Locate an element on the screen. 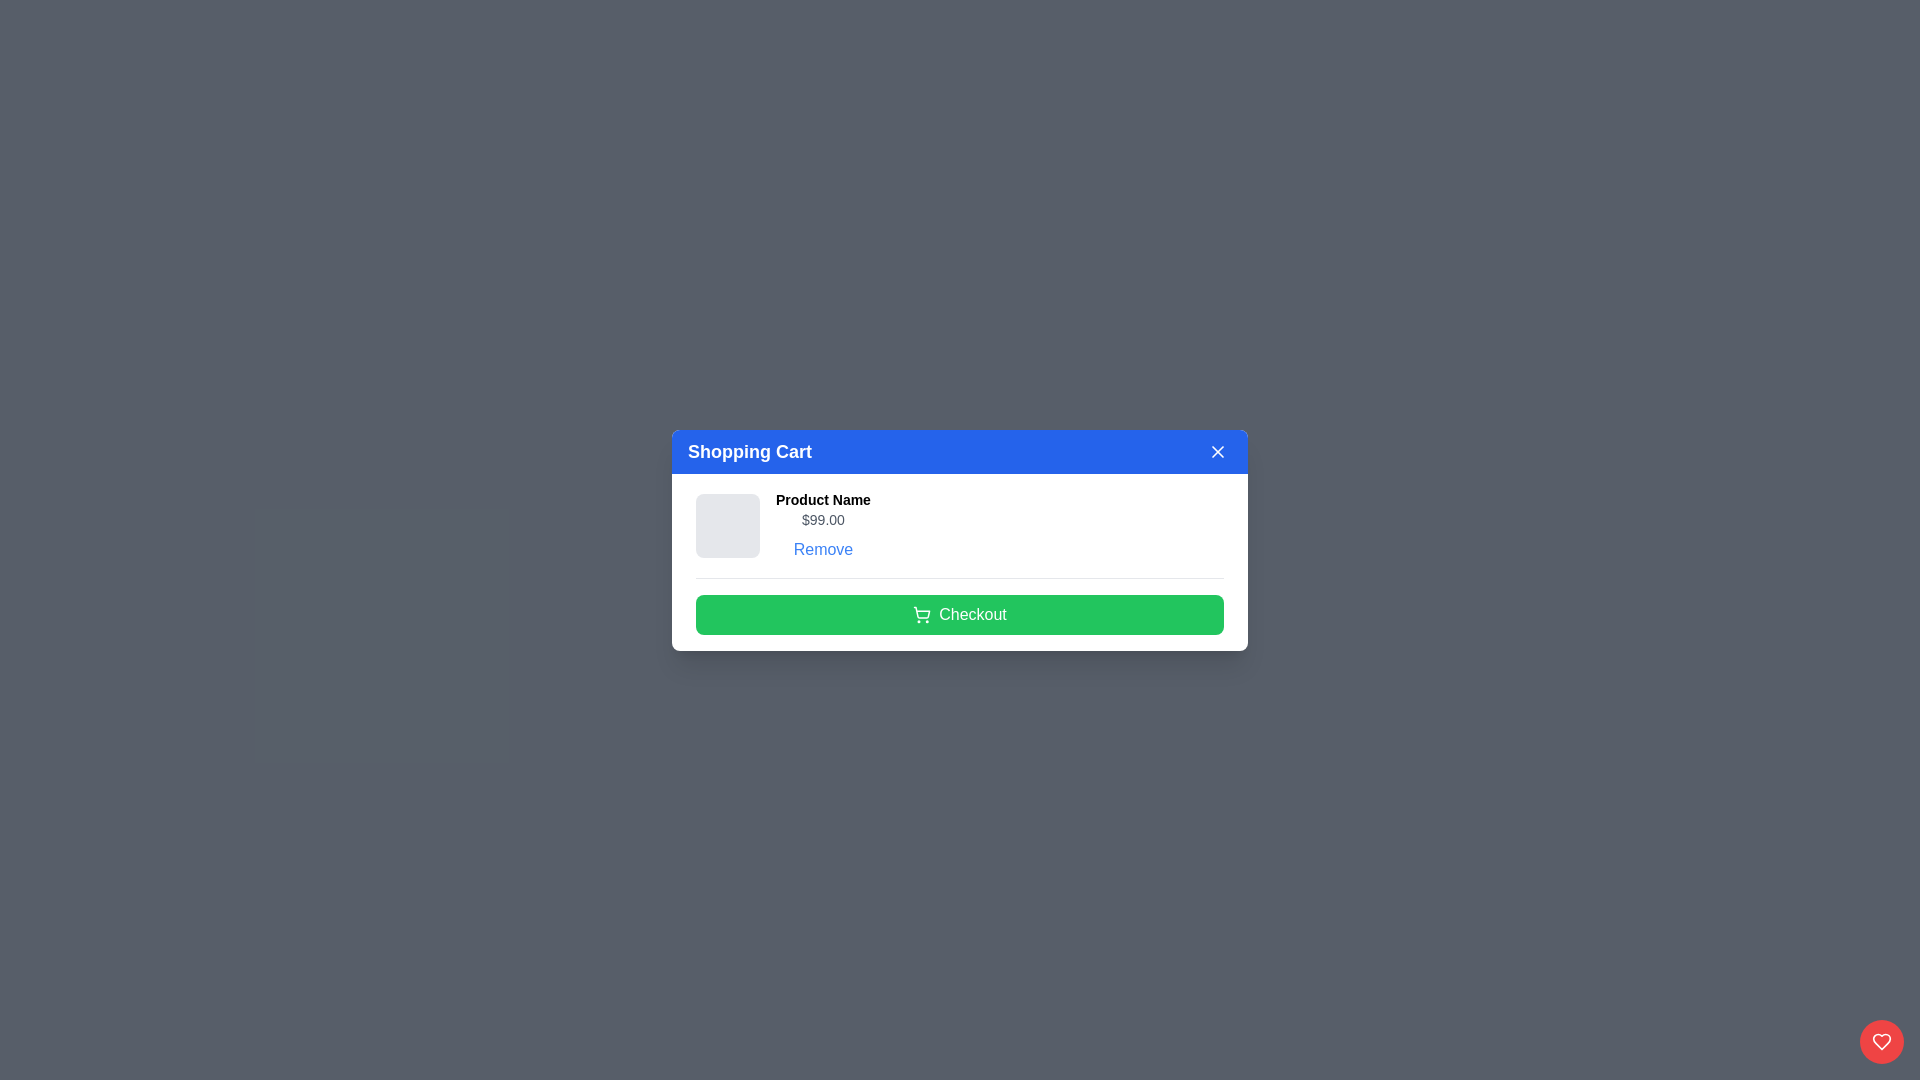 This screenshot has height=1080, width=1920. the 'close' icon located in the top-right corner of the modal header is located at coordinates (1217, 451).